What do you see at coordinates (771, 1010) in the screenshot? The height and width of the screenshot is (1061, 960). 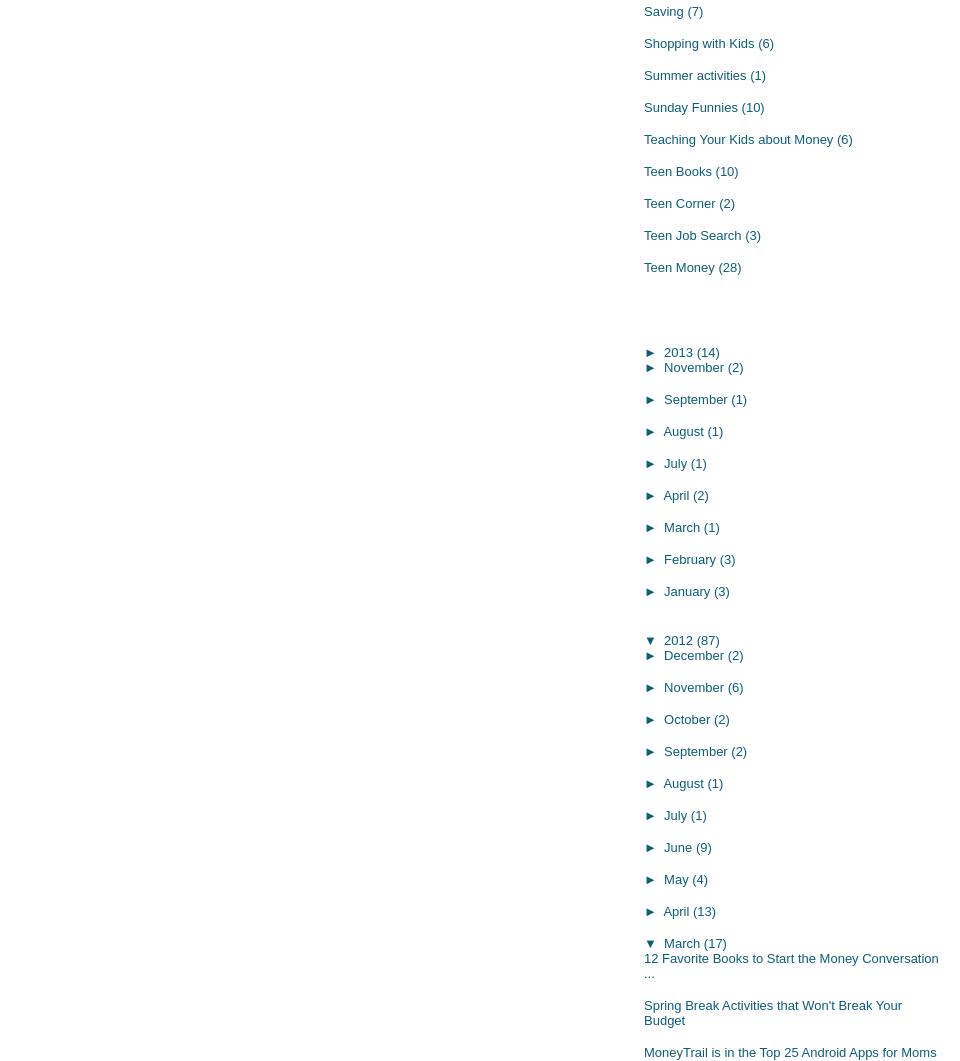 I see `'Spring Break Activities that Won't Break Your Budget'` at bounding box center [771, 1010].